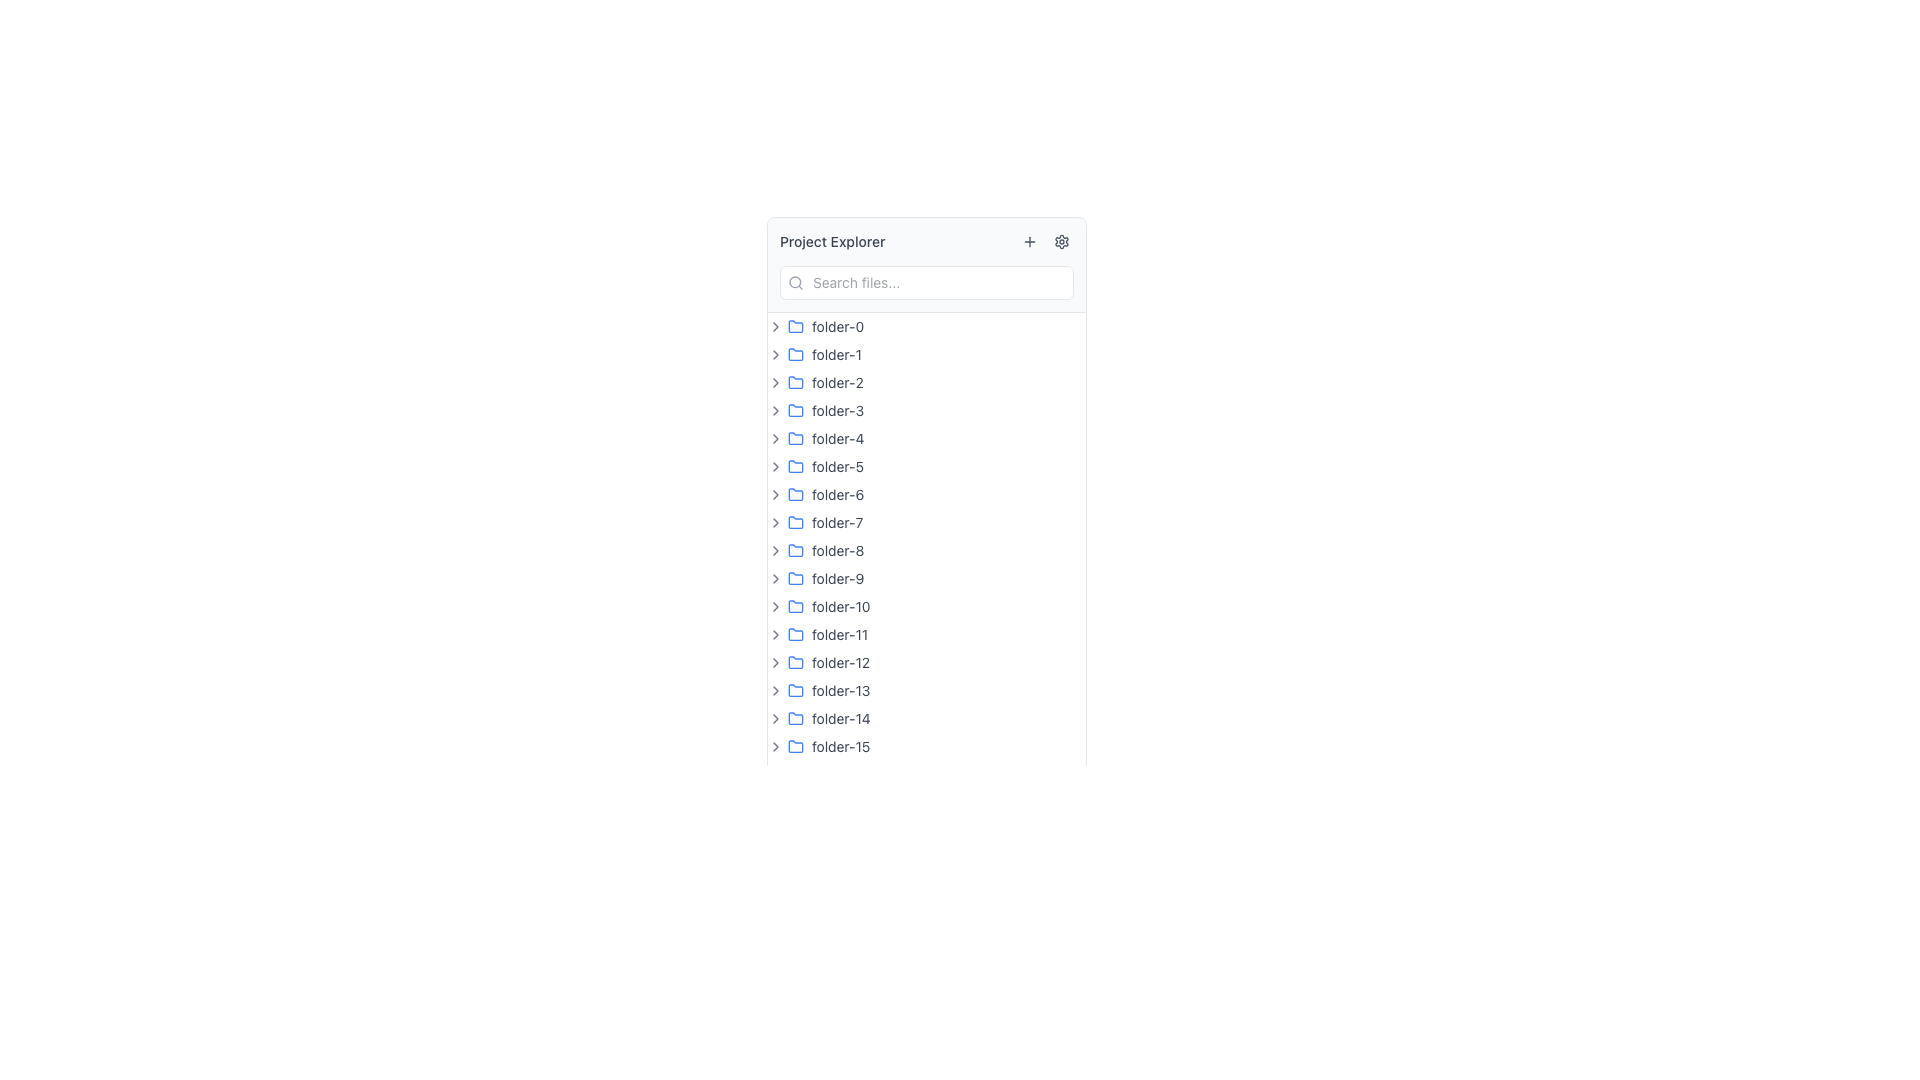 The height and width of the screenshot is (1080, 1920). I want to click on the folder icon representing 'folder-0' in the Project Explorer sidebar, so click(795, 326).